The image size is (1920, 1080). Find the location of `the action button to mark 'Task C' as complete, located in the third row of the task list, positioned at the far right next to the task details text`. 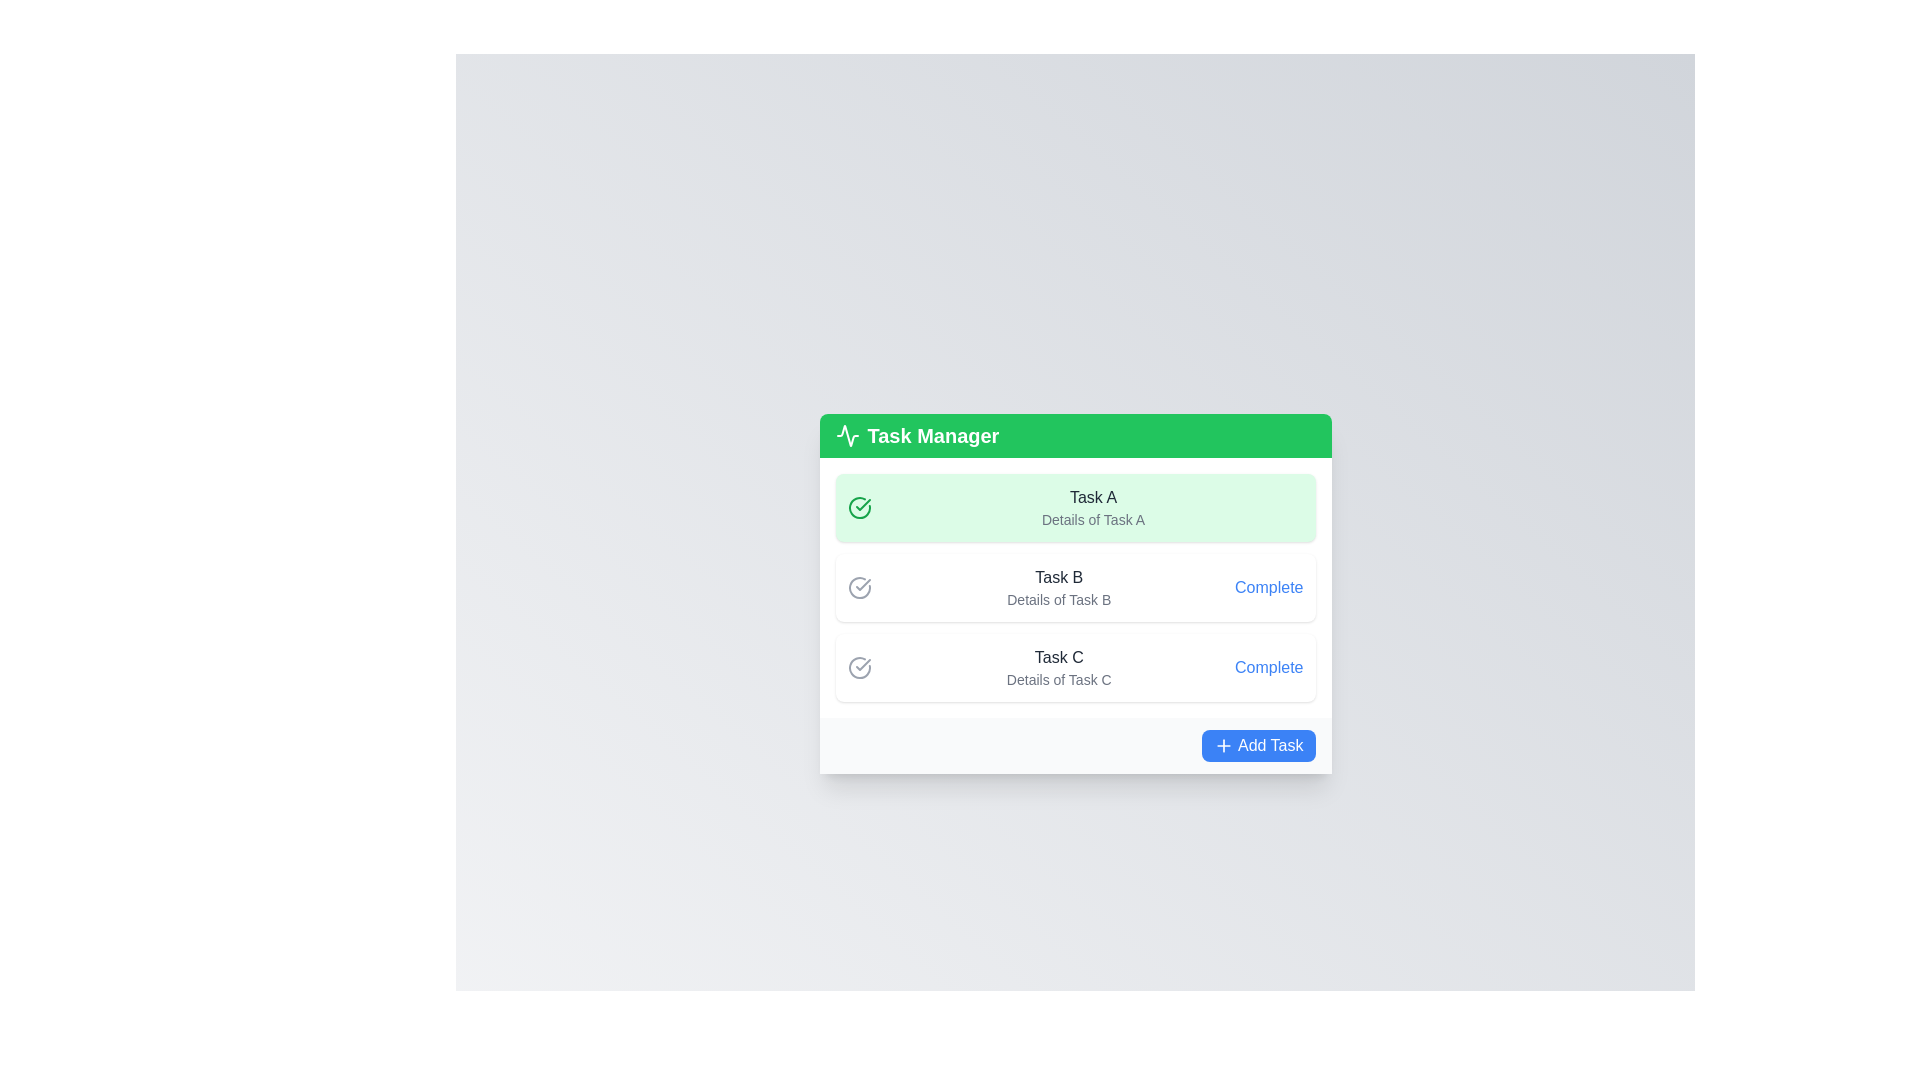

the action button to mark 'Task C' as complete, located in the third row of the task list, positioned at the far right next to the task details text is located at coordinates (1268, 667).